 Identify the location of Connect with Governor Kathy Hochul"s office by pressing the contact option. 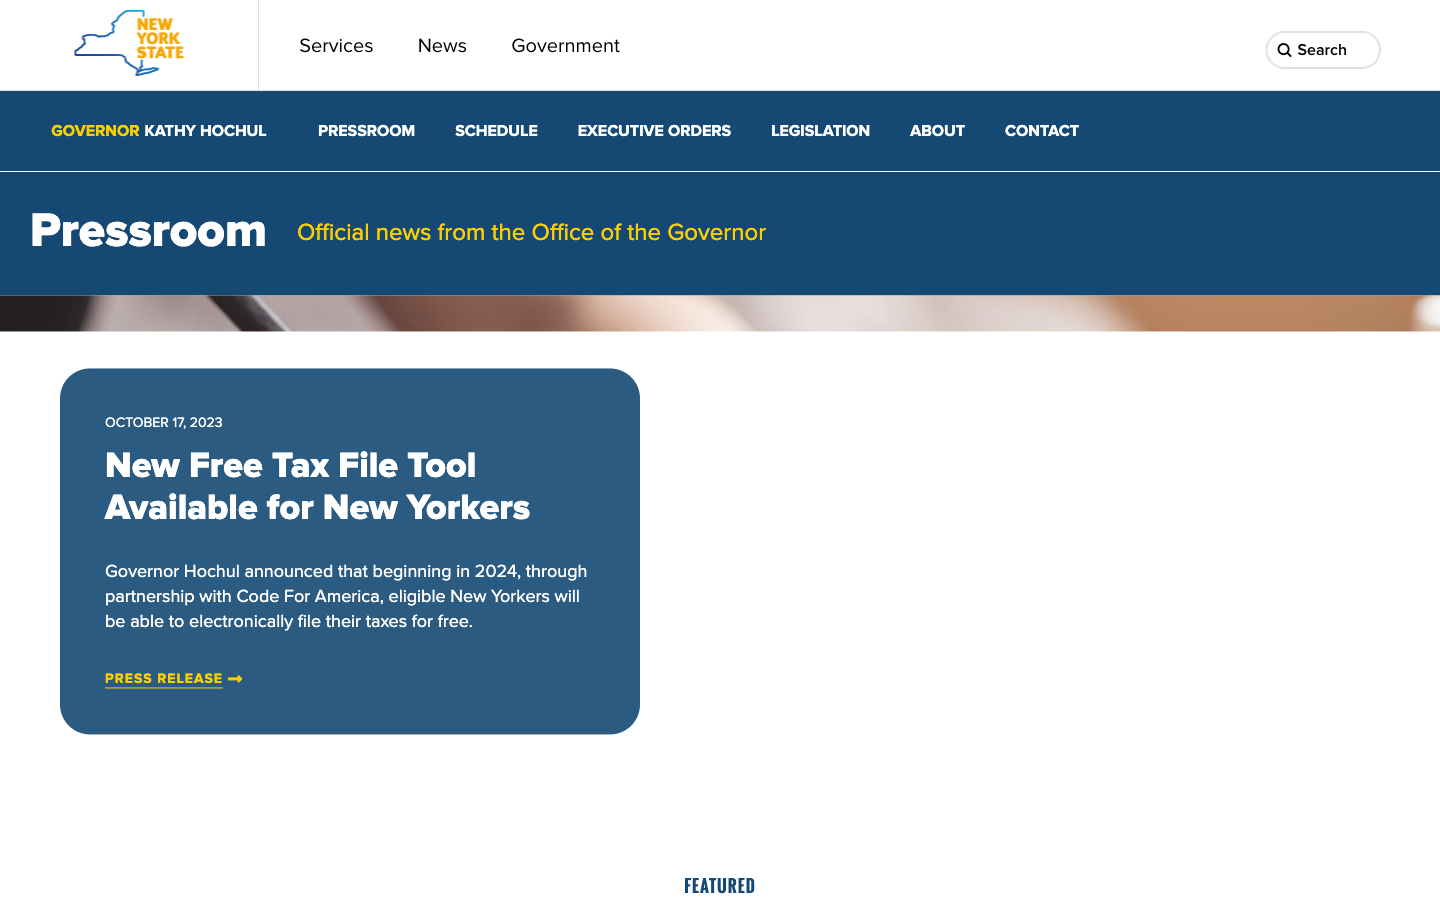
(1041, 131).